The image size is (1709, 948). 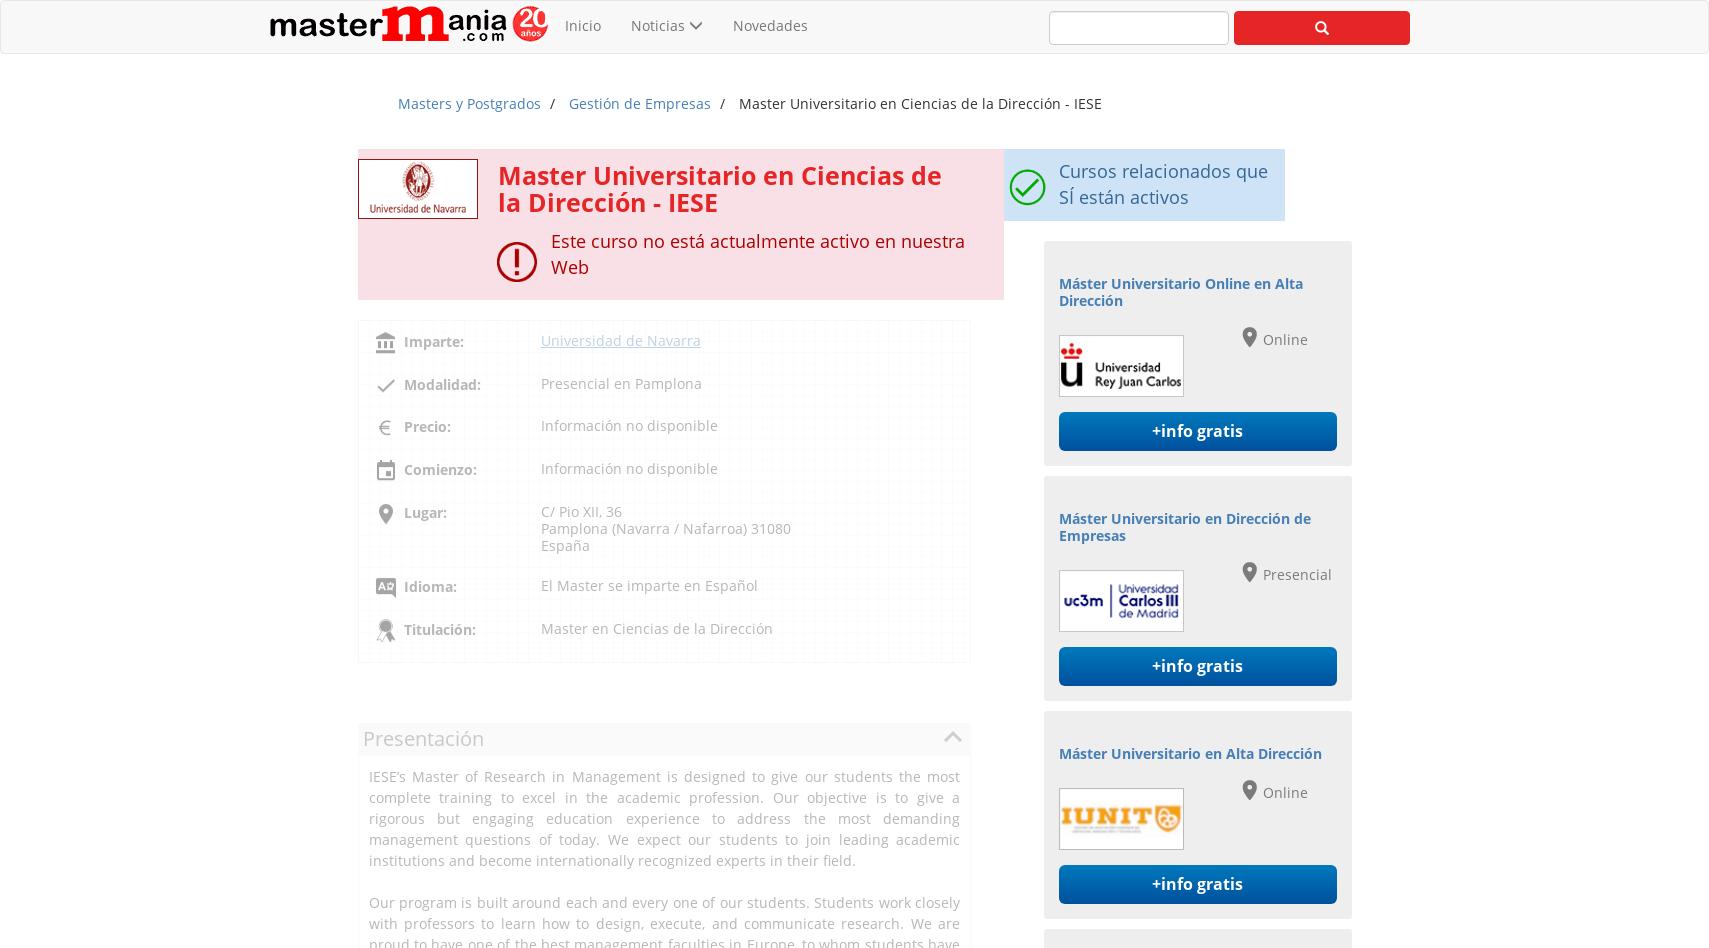 I want to click on 'Masters y Postgrados', so click(x=467, y=103).